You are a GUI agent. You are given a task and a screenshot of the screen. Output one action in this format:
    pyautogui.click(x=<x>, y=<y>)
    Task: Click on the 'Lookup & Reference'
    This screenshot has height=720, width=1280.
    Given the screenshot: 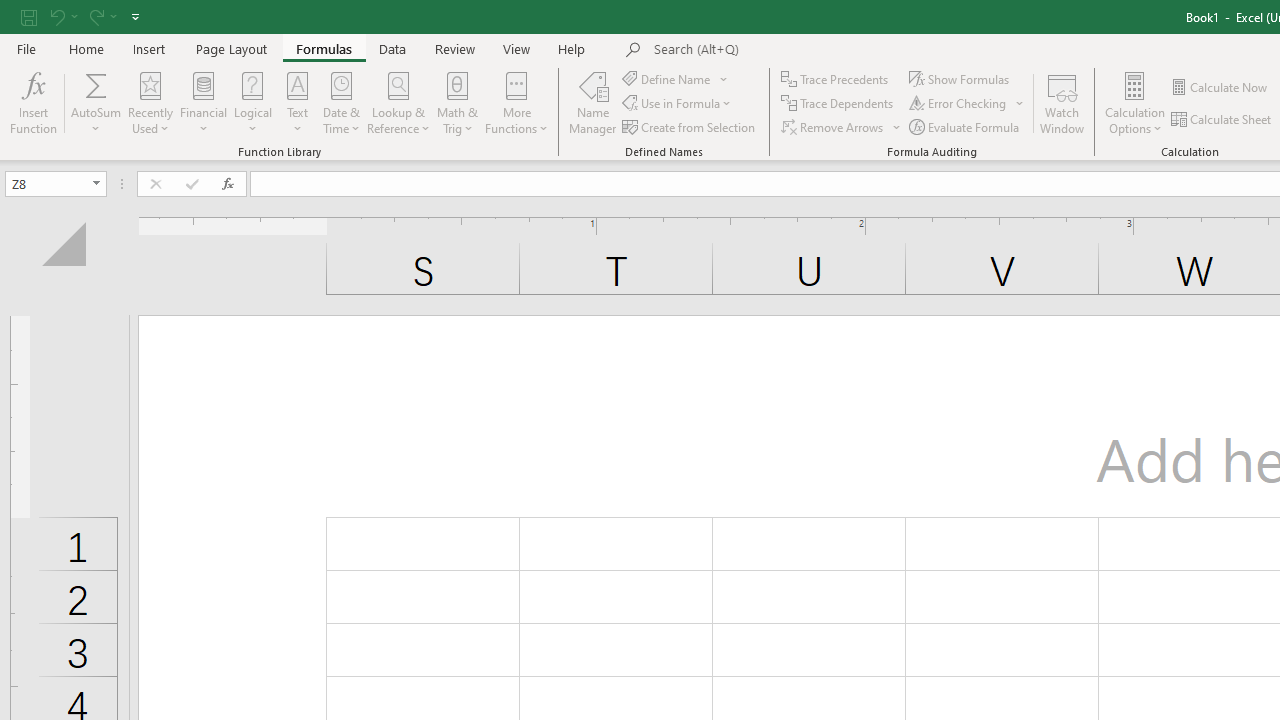 What is the action you would take?
    pyautogui.click(x=398, y=103)
    